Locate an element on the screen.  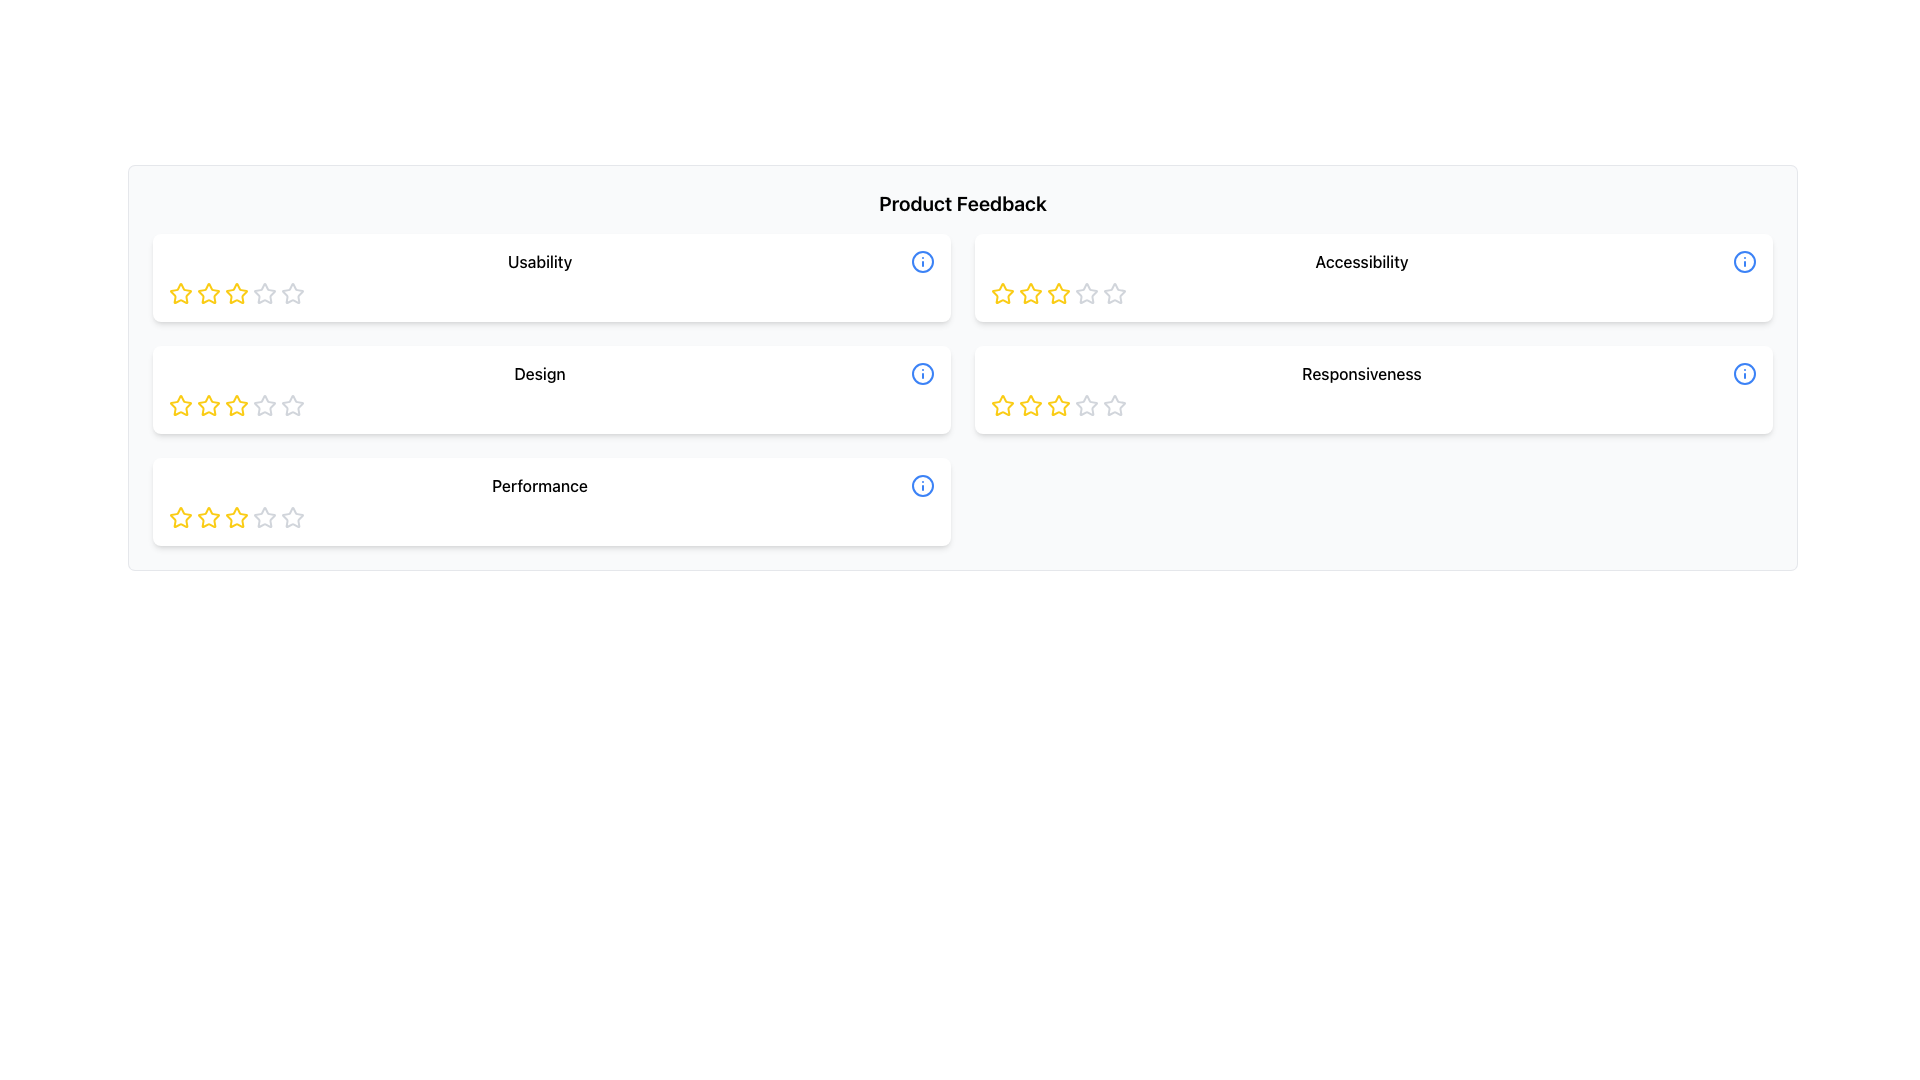
the text label indicating 'Responsiveness' located in the second column under 'Product Feedback' in the review section is located at coordinates (1372, 374).